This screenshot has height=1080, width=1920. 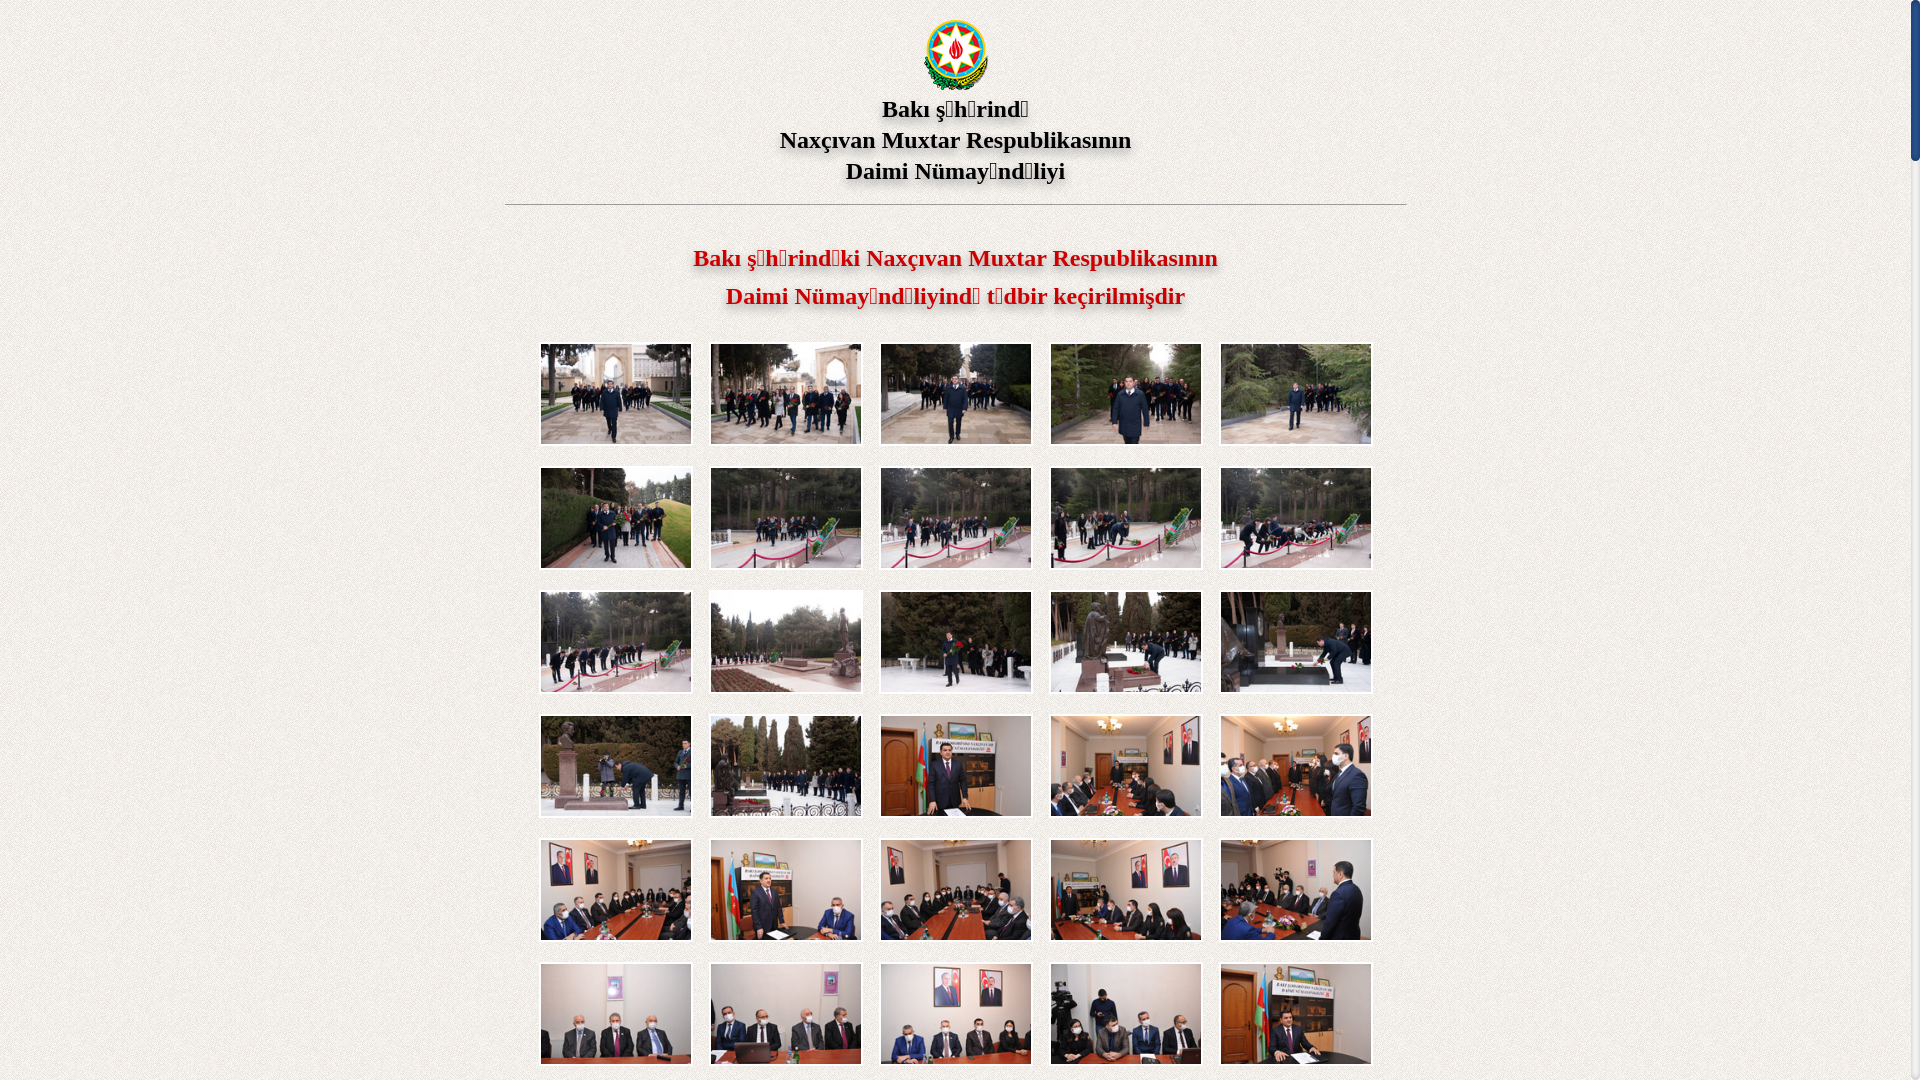 I want to click on 'Click to enlarge', so click(x=878, y=889).